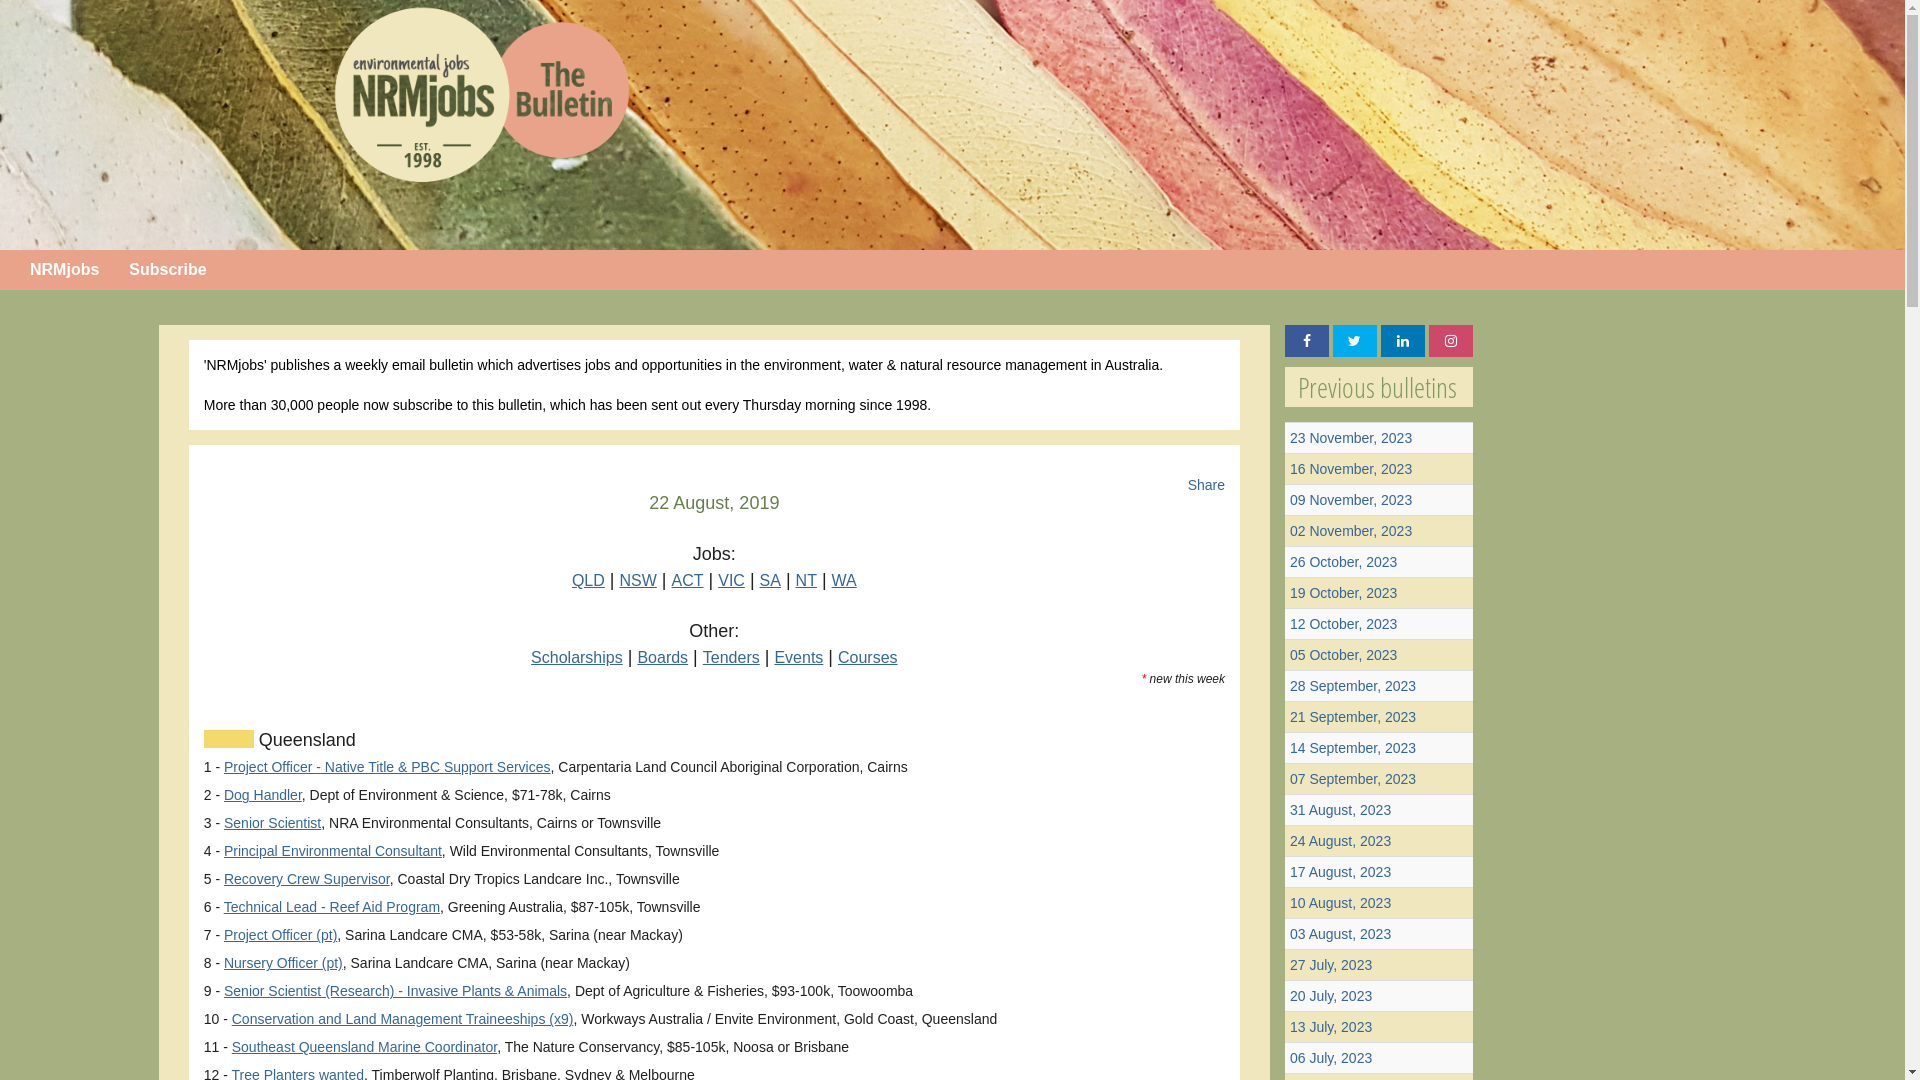 The height and width of the screenshot is (1080, 1920). What do you see at coordinates (531, 657) in the screenshot?
I see `'Scholarships'` at bounding box center [531, 657].